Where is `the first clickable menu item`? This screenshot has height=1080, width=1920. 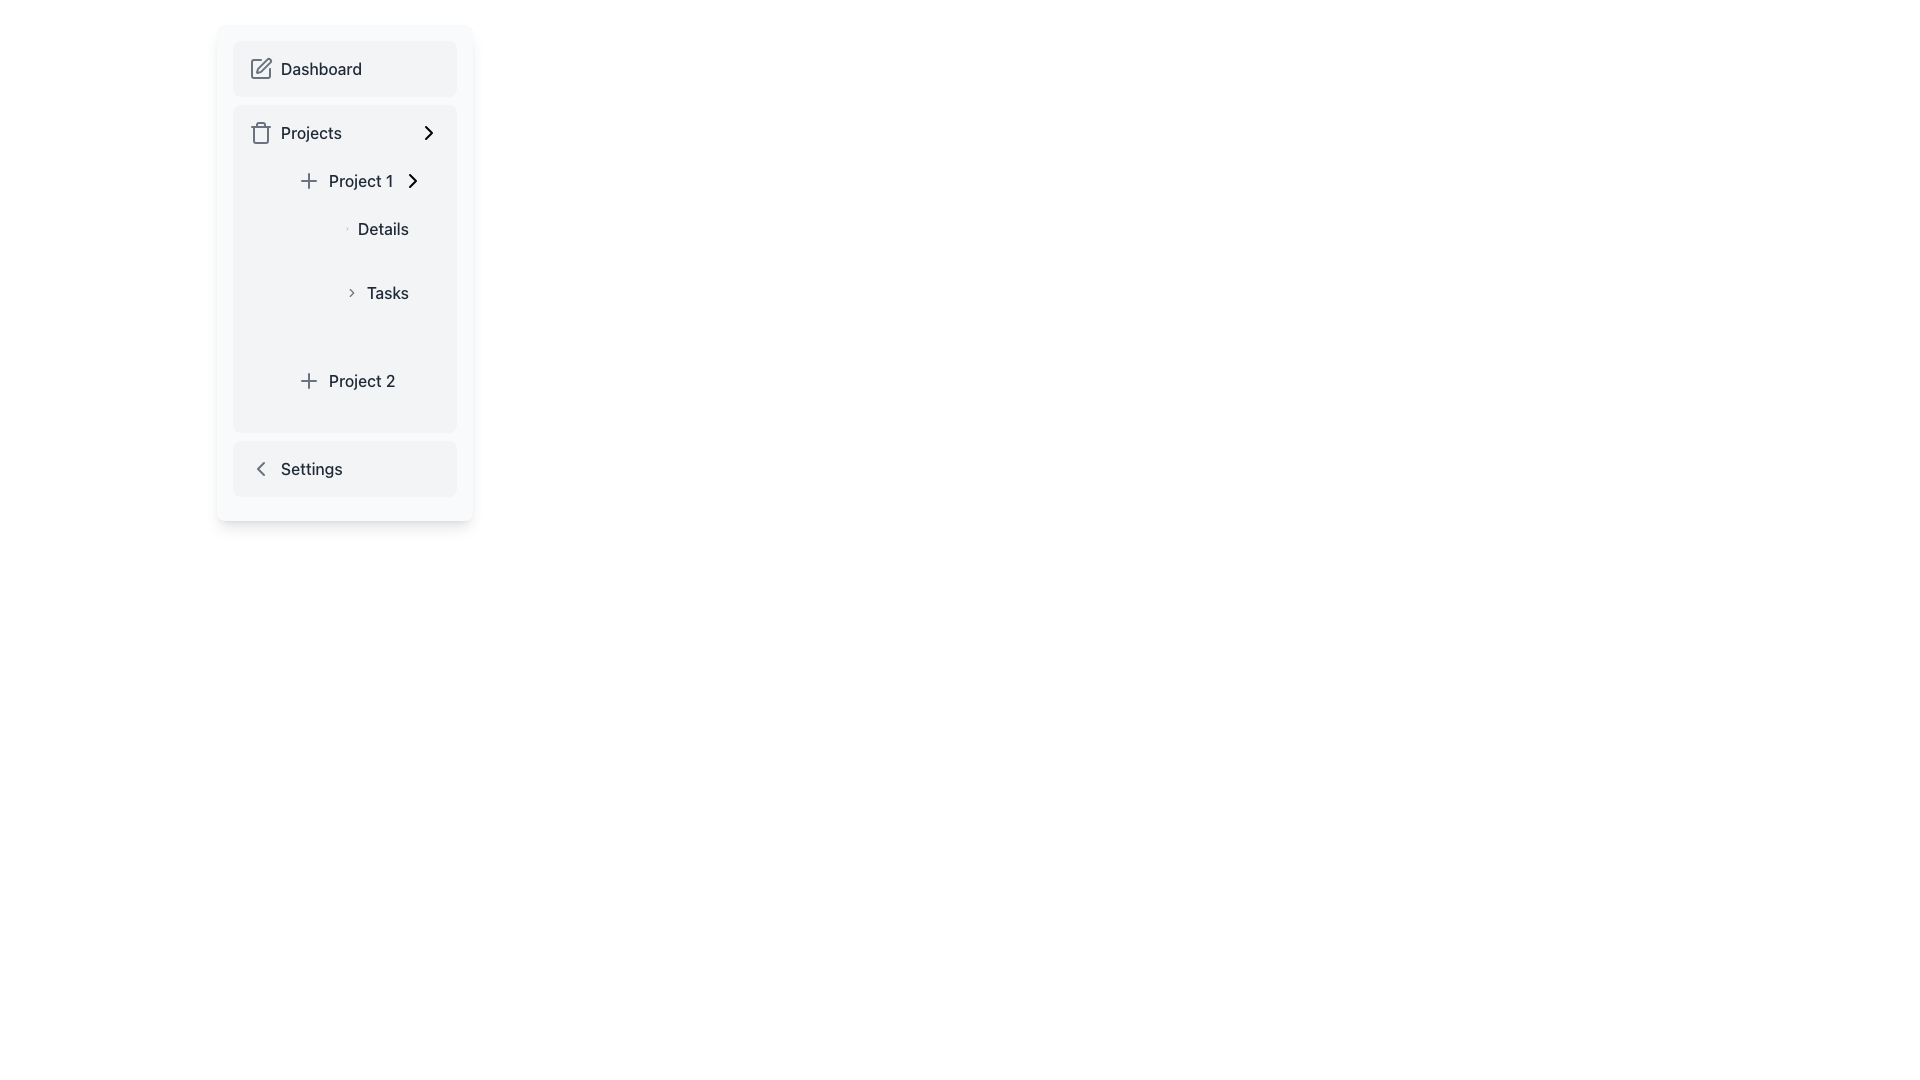 the first clickable menu item is located at coordinates (345, 132).